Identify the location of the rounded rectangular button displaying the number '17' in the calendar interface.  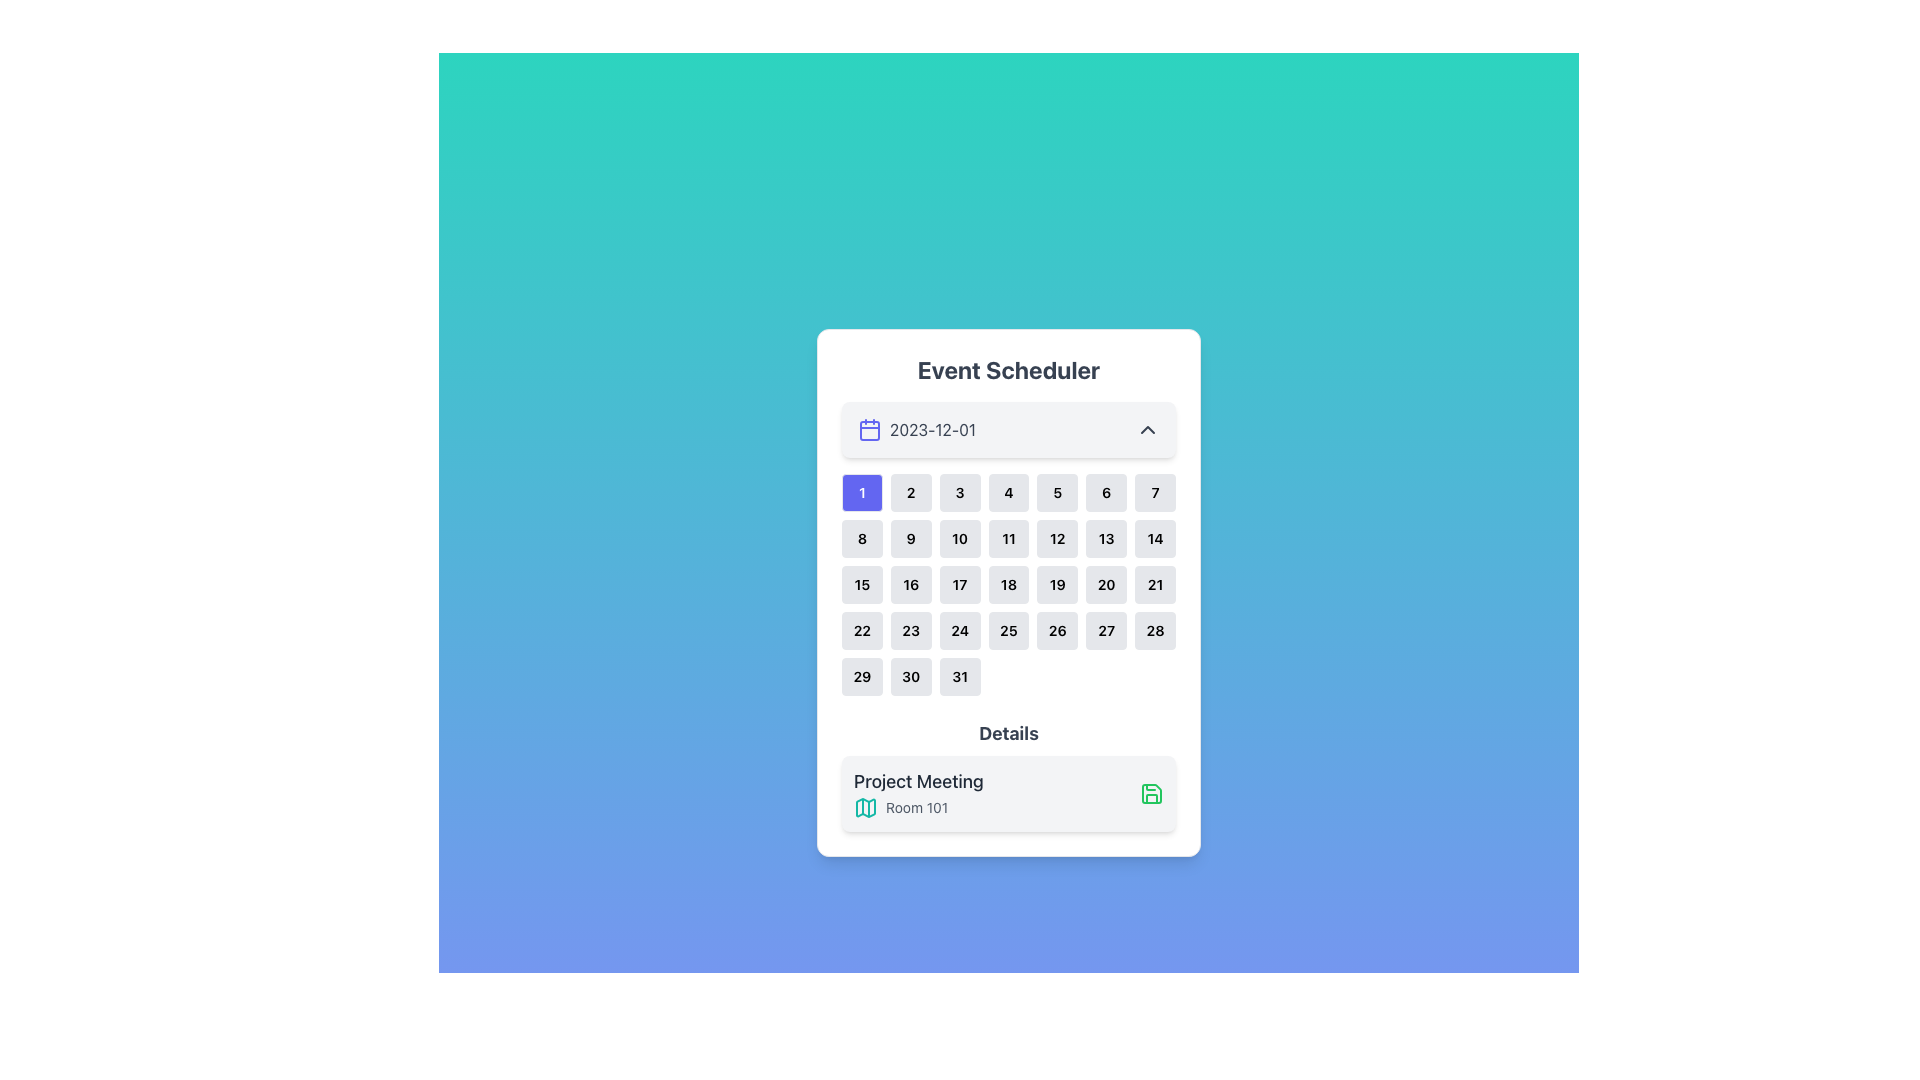
(960, 585).